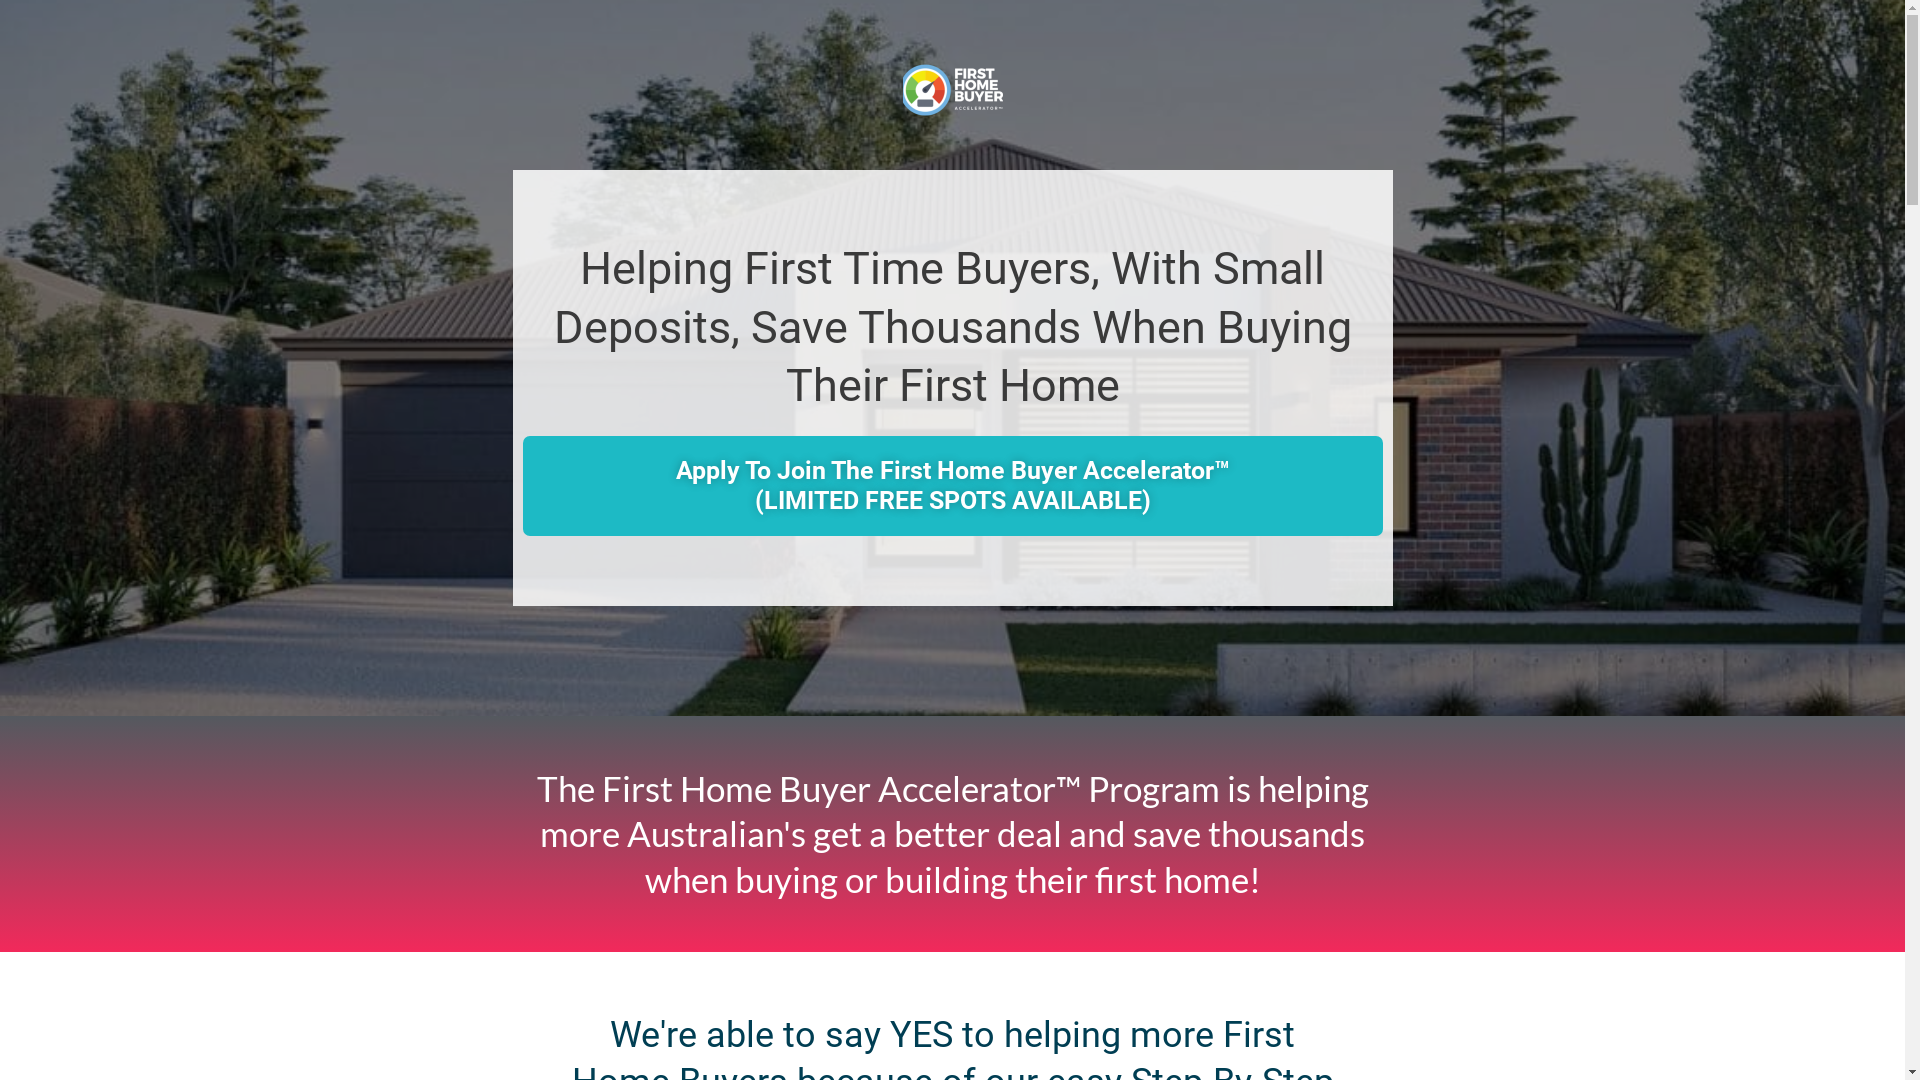 The height and width of the screenshot is (1080, 1920). I want to click on 'FHBA', so click(950, 88).